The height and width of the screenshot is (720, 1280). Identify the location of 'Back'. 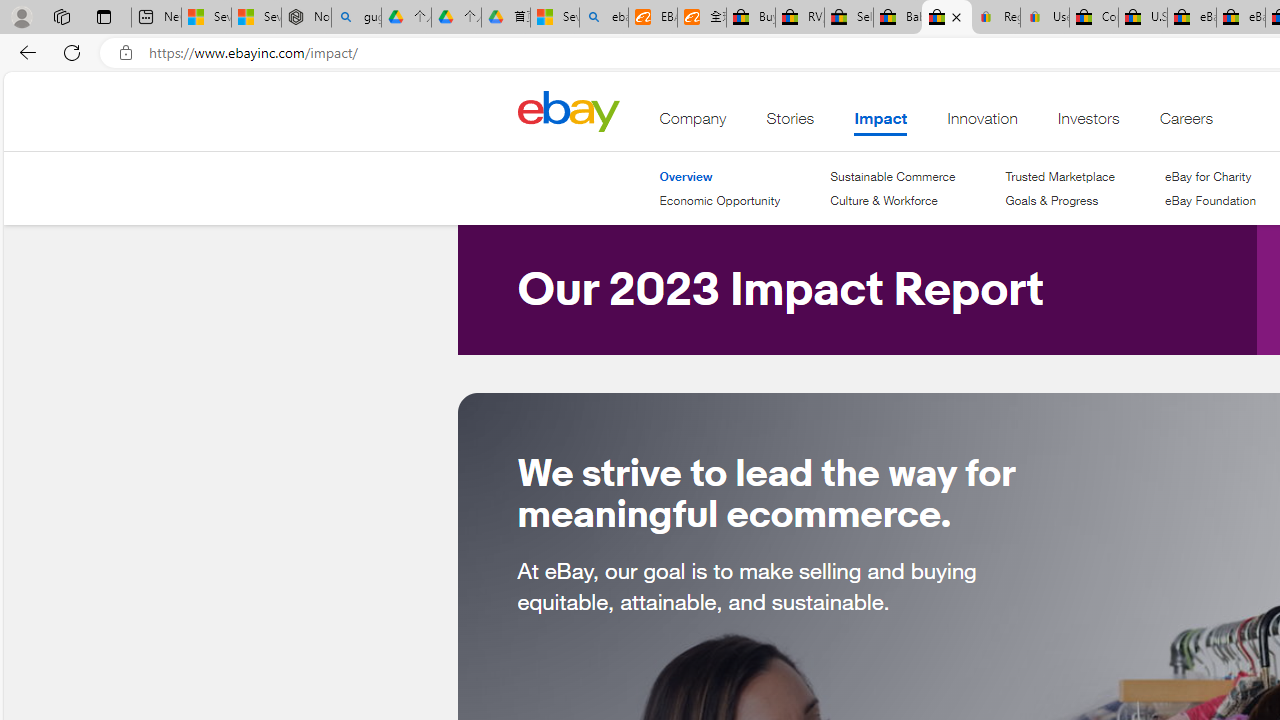
(24, 51).